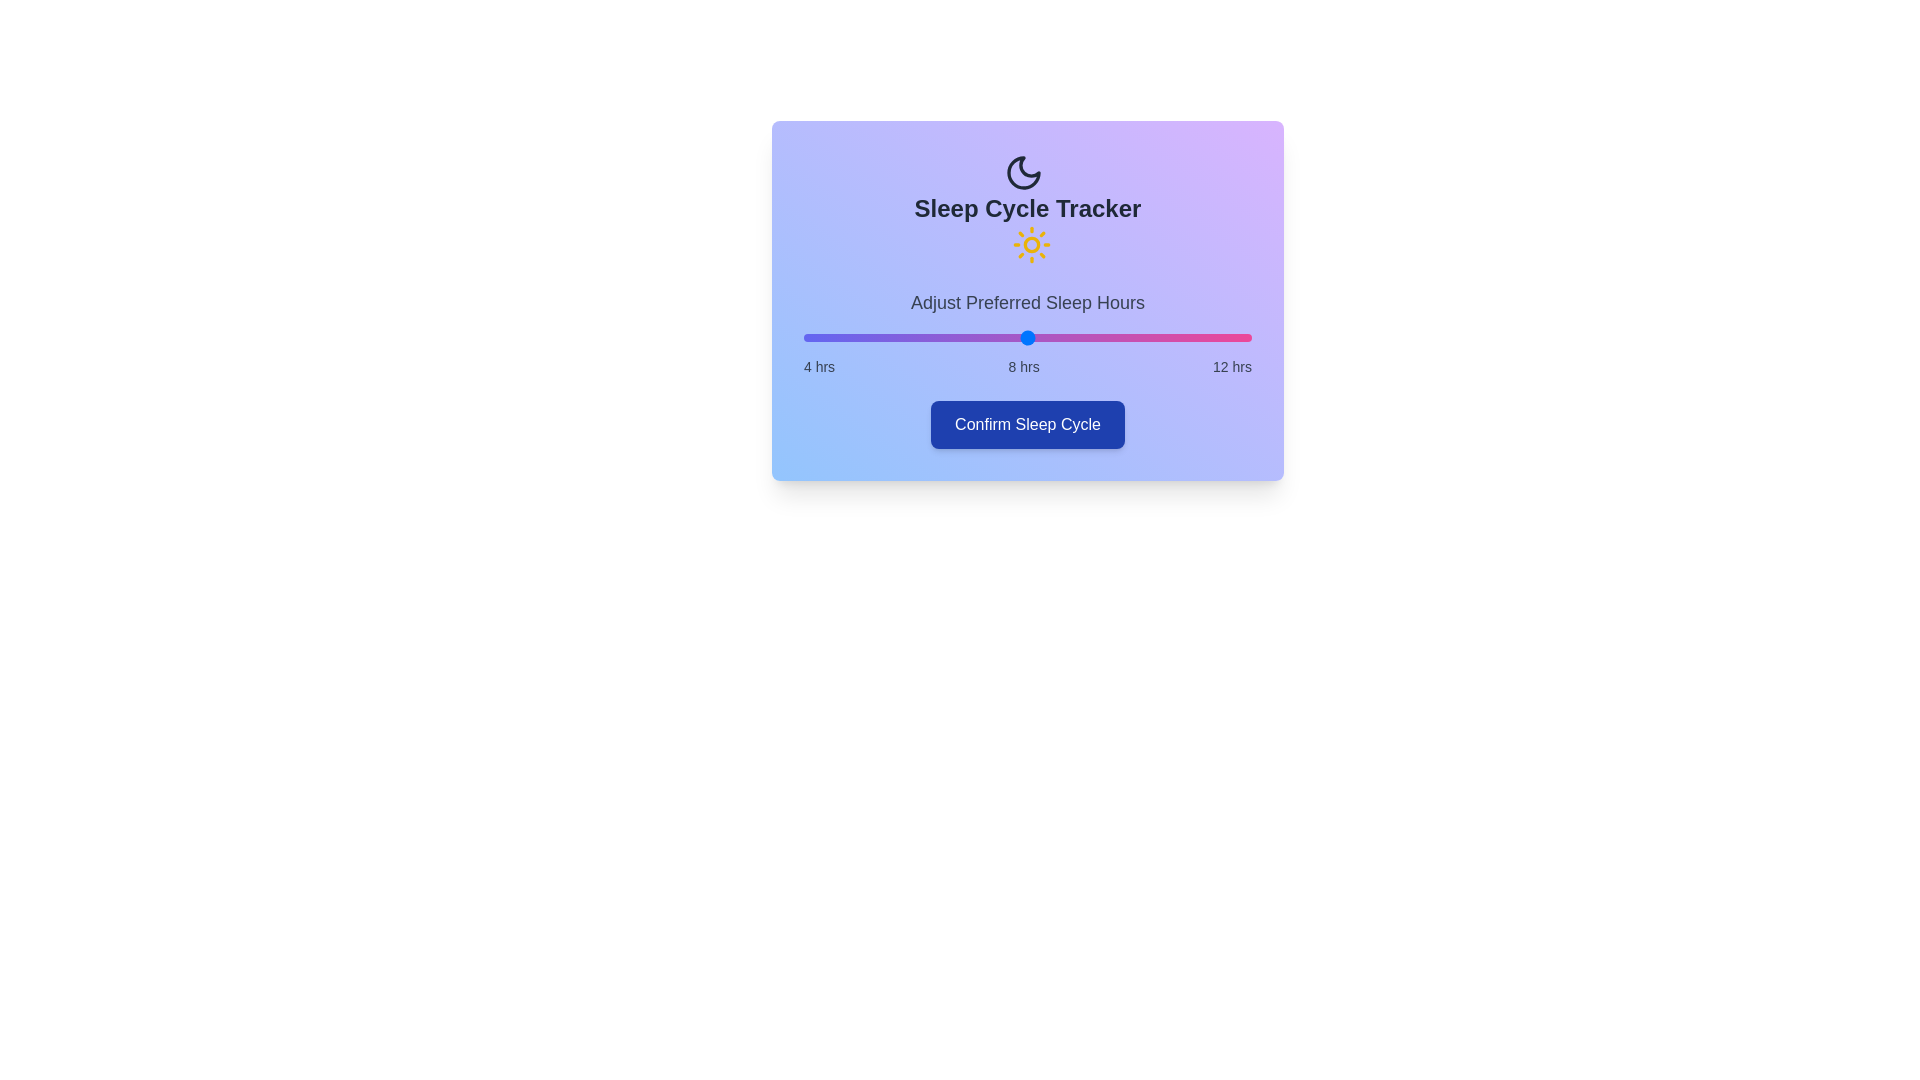 The height and width of the screenshot is (1080, 1920). What do you see at coordinates (1032, 244) in the screenshot?
I see `the decorative icon sun` at bounding box center [1032, 244].